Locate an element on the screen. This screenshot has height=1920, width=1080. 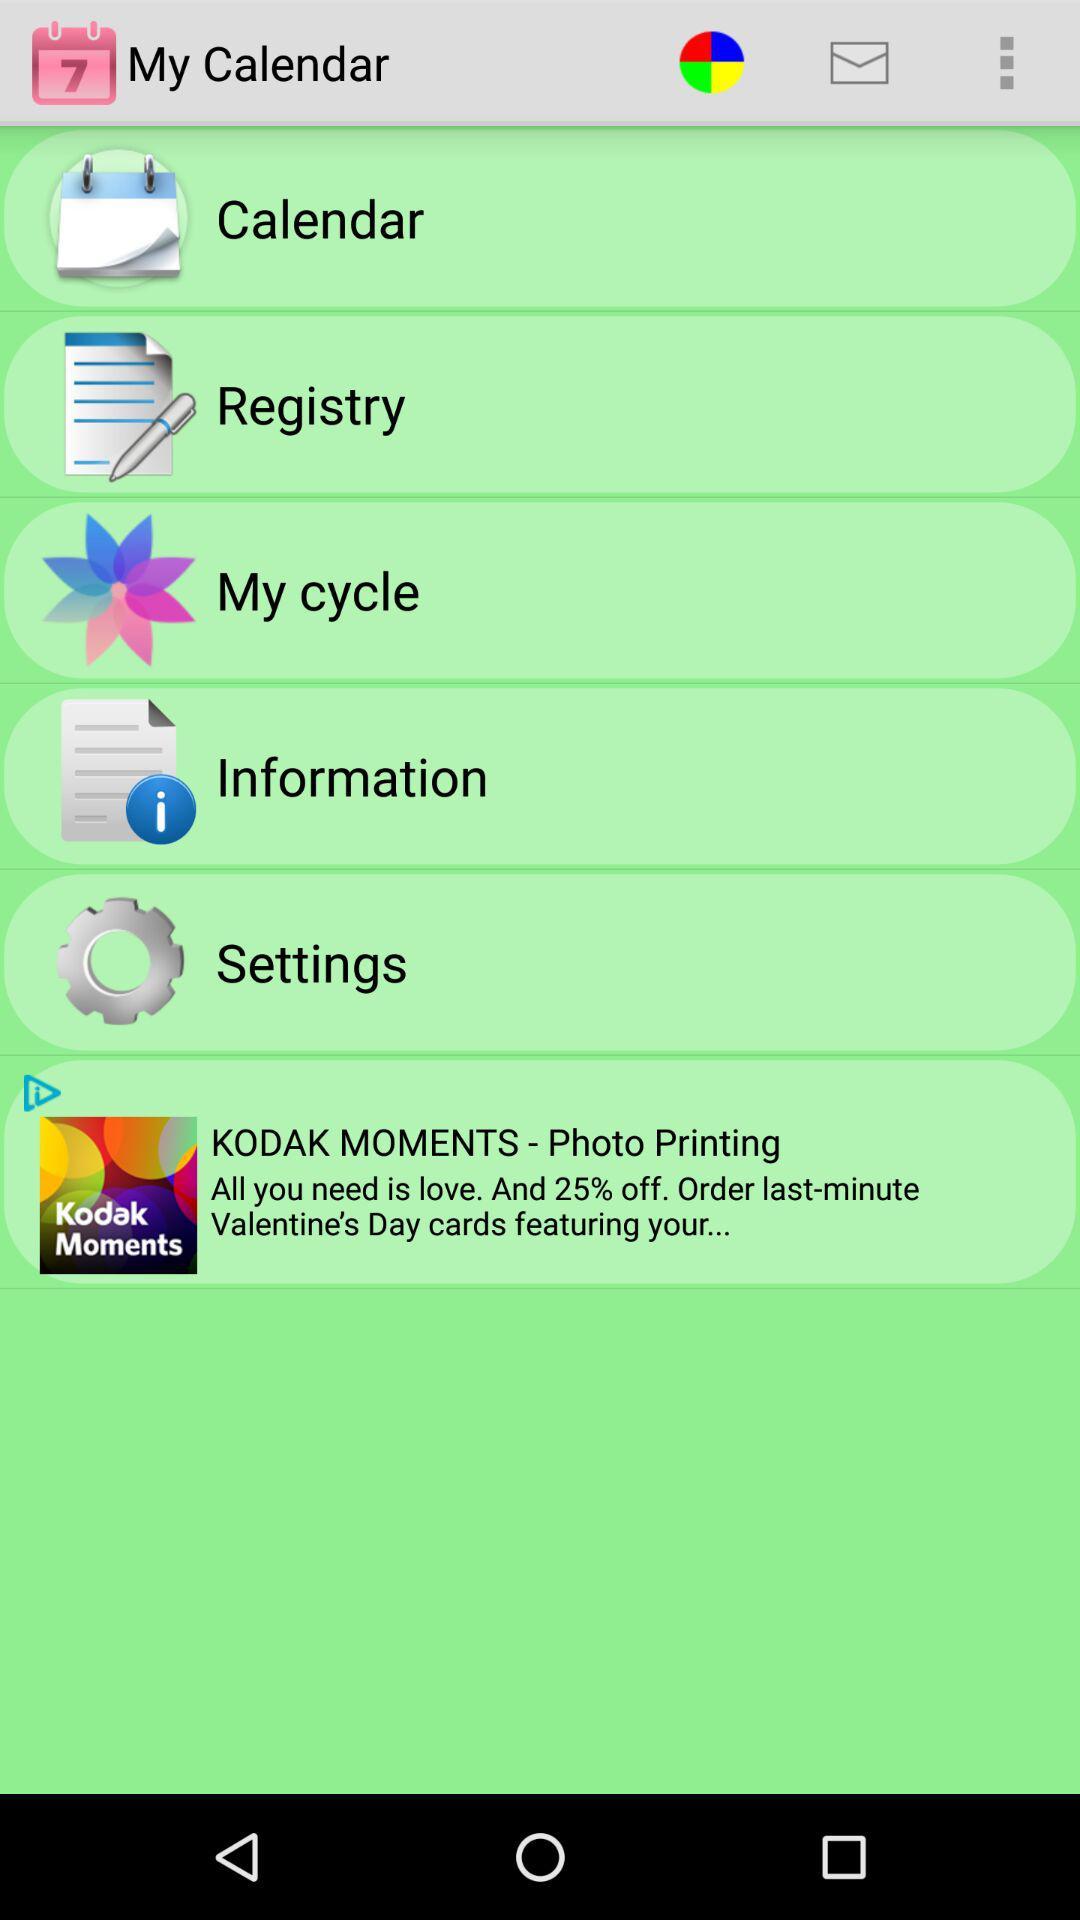
the kodak moments photo item is located at coordinates (495, 1141).